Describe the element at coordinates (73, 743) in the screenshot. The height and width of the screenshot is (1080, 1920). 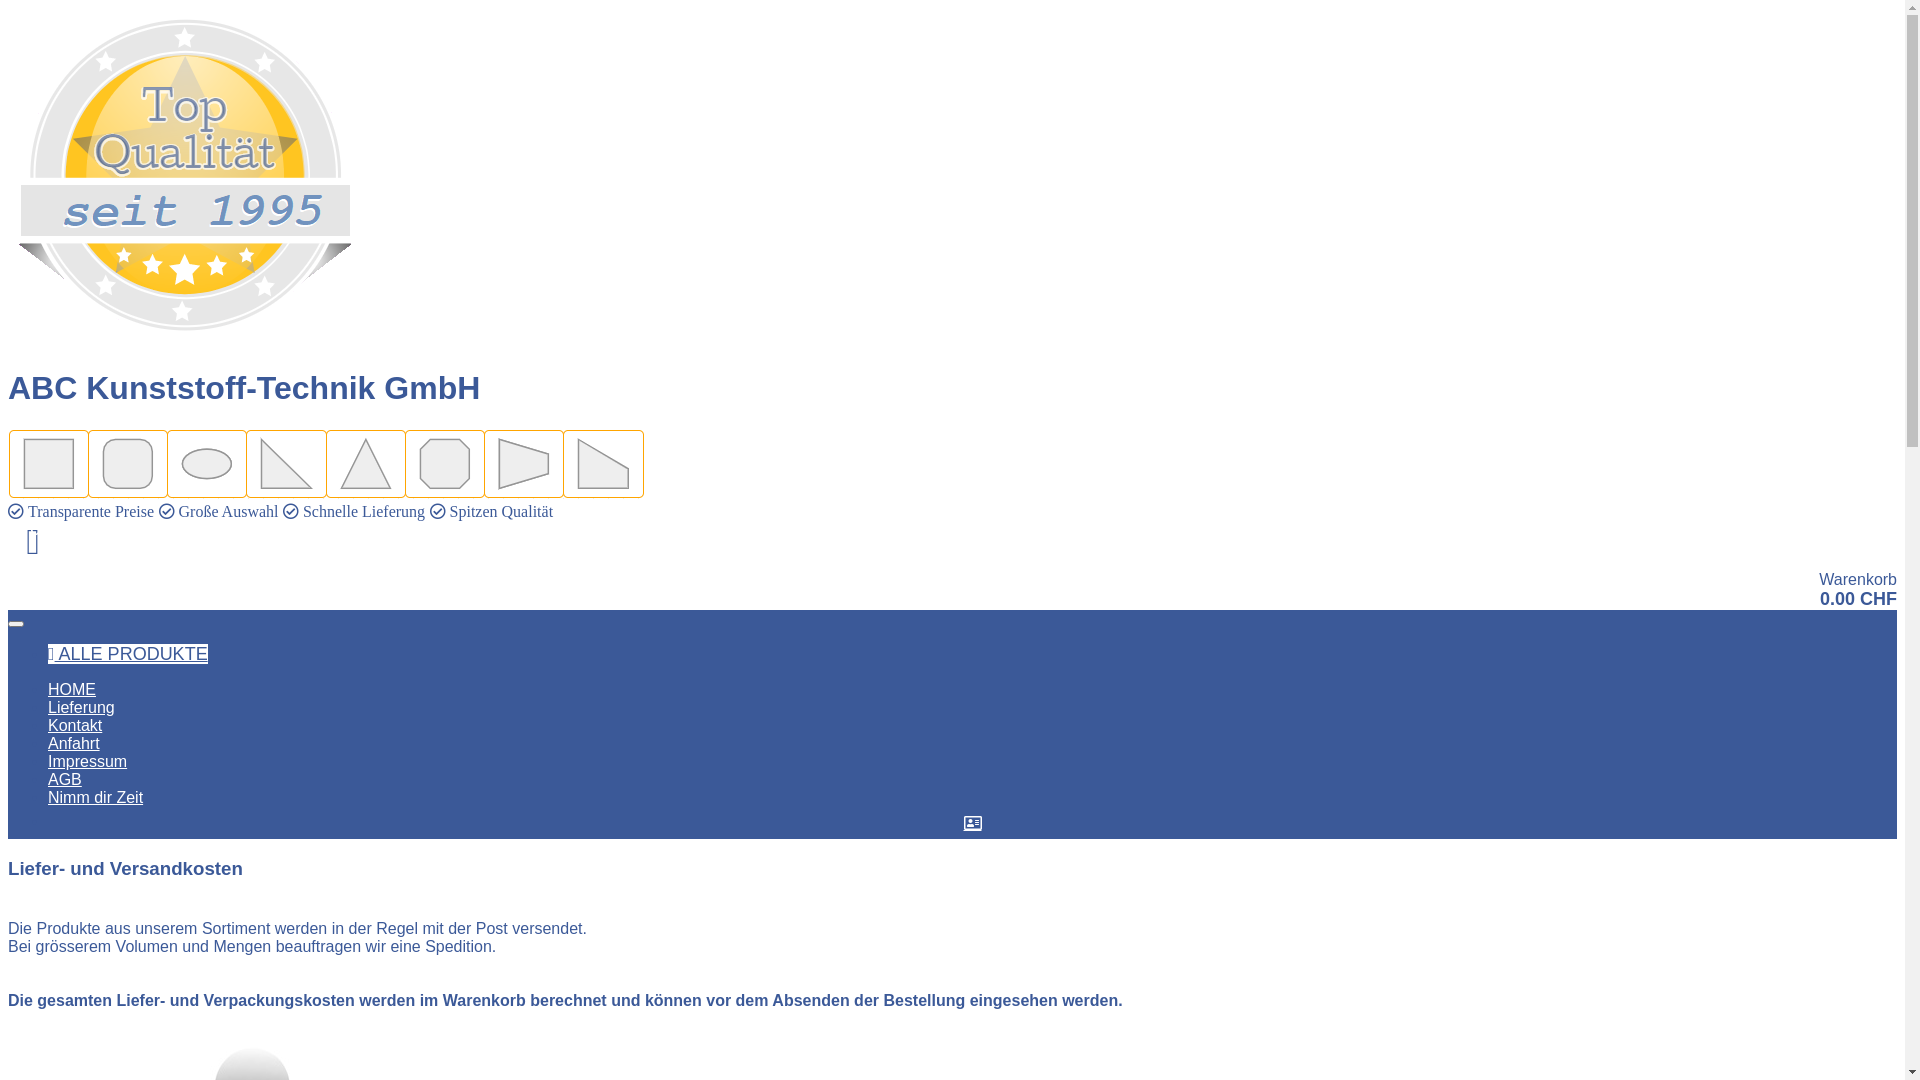
I see `'Anfahrt'` at that location.